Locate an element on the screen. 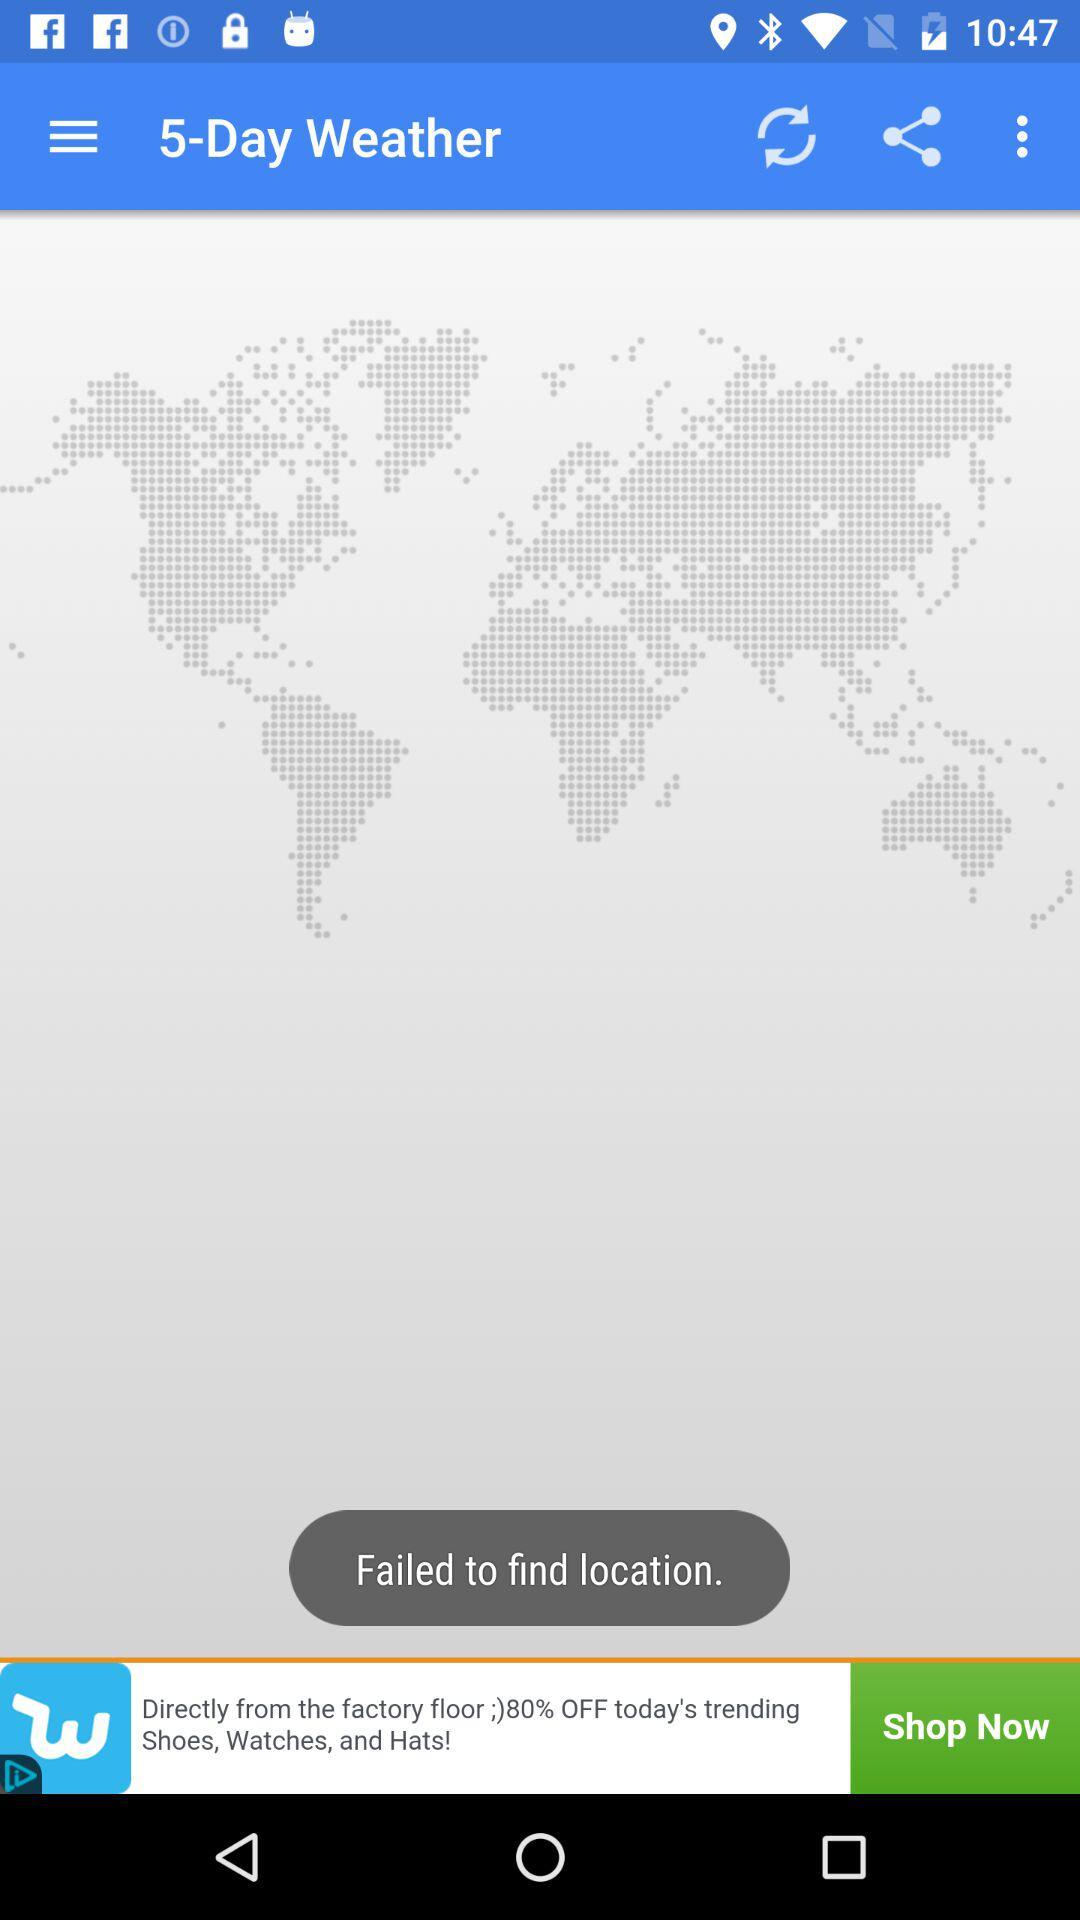  the item to the right of the 5-day weather is located at coordinates (785, 135).